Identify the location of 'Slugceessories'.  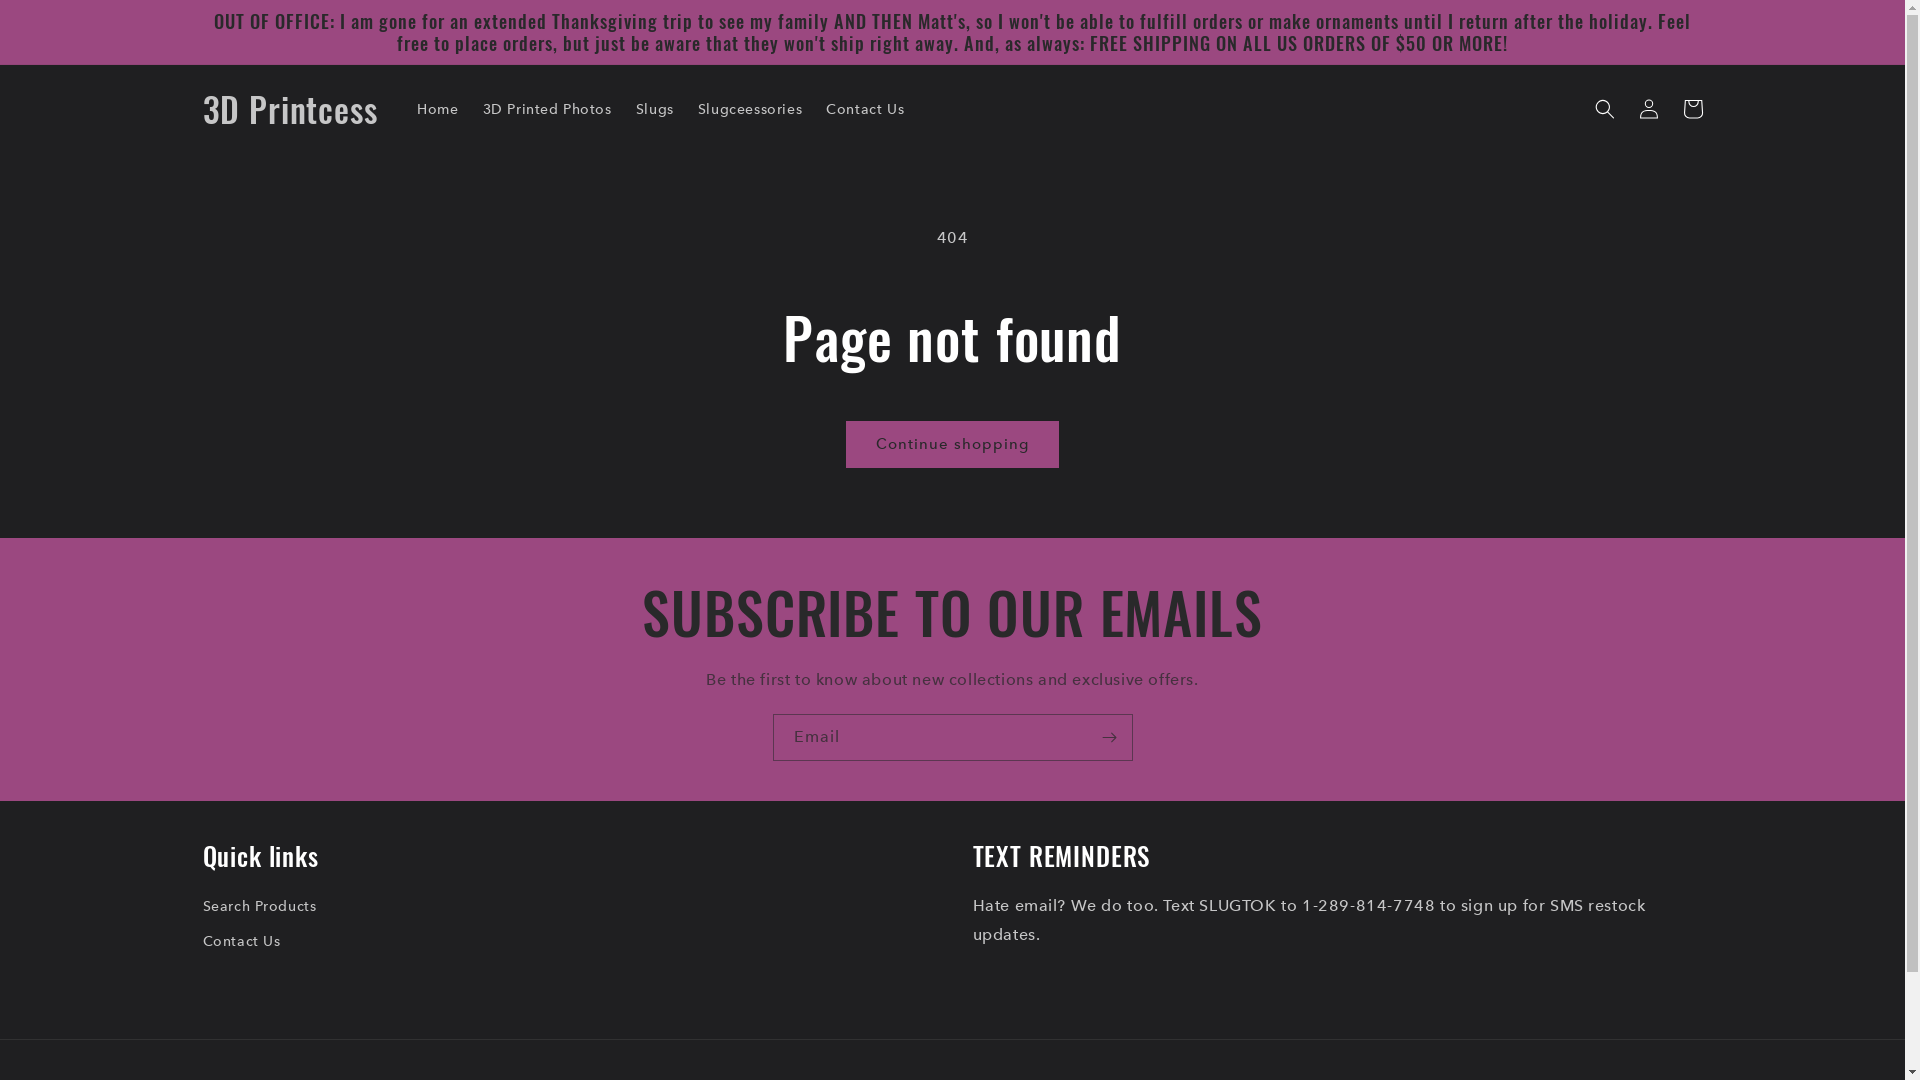
(686, 108).